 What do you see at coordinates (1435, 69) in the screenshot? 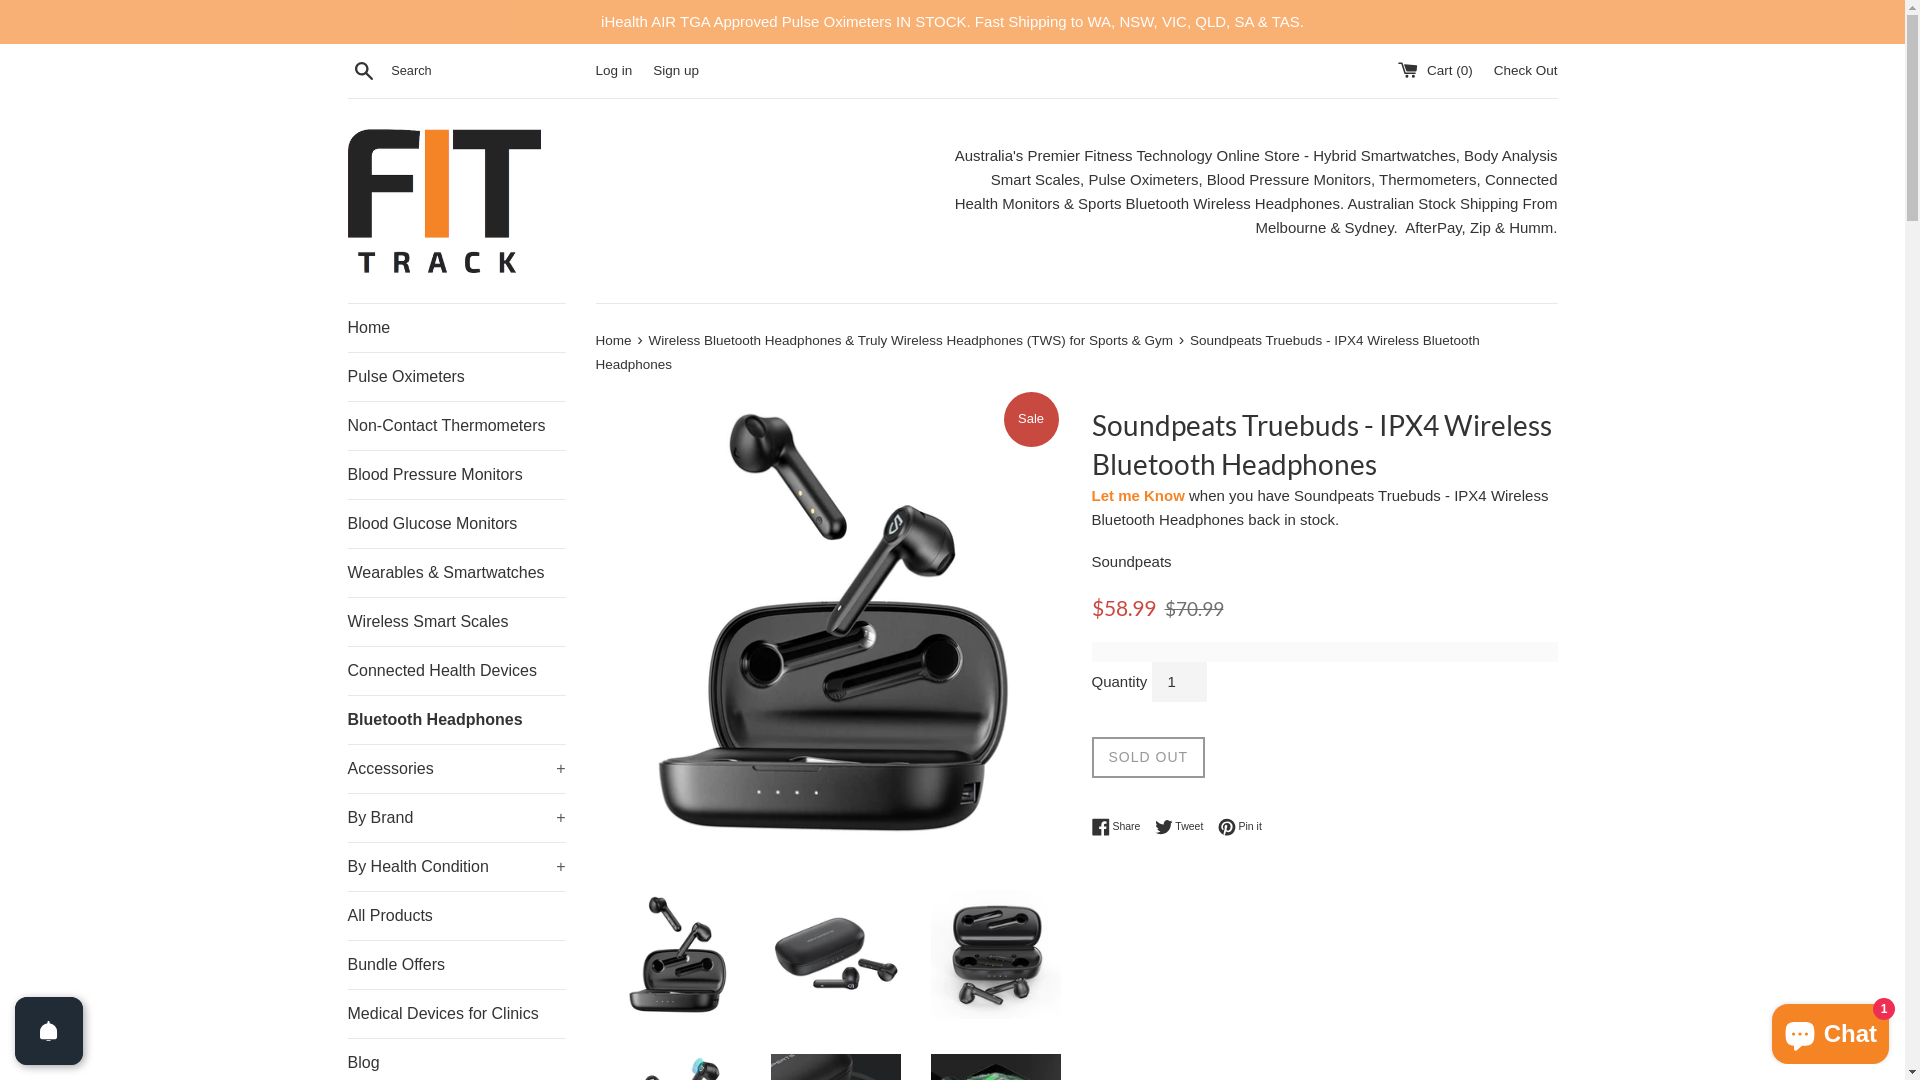
I see `'Cart (0)'` at bounding box center [1435, 69].